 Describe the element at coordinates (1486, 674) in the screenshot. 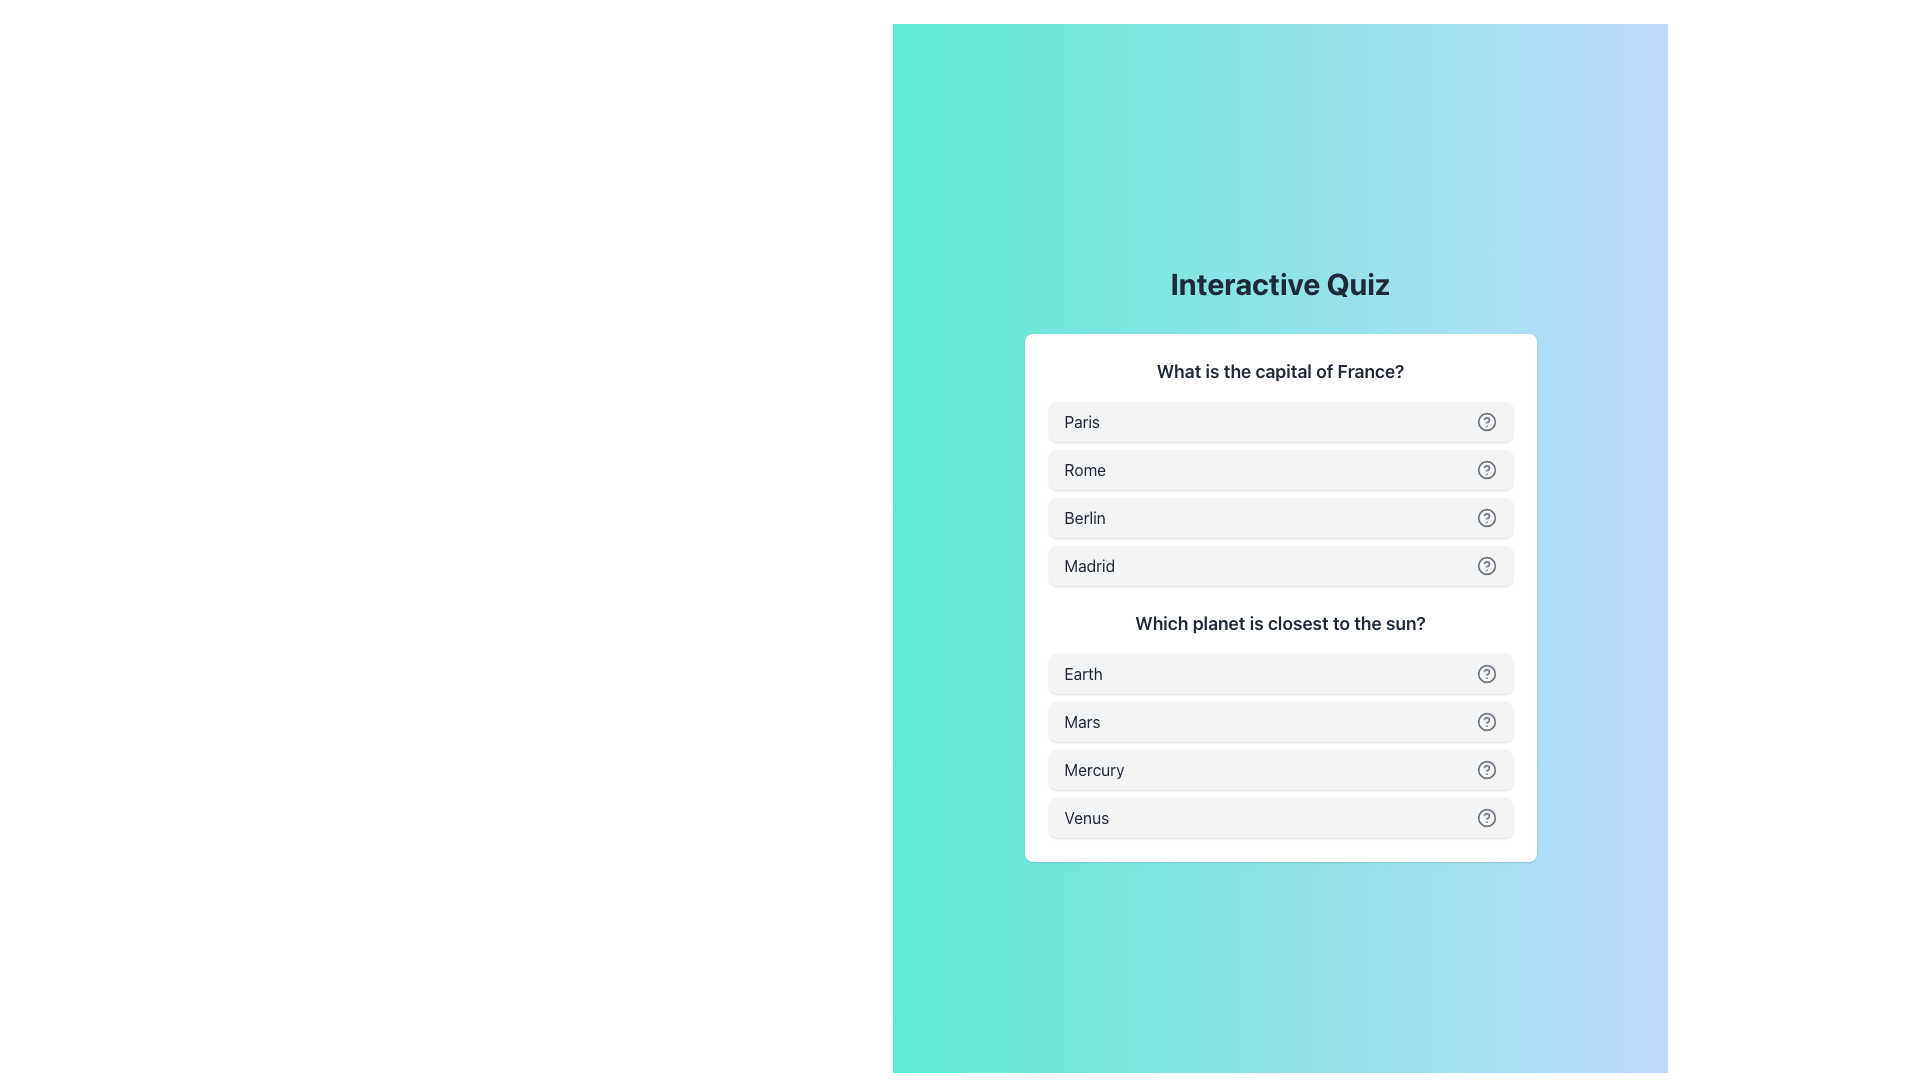

I see `the circular question mark icon located to the right of the 'Earth' option in the second question group` at that location.